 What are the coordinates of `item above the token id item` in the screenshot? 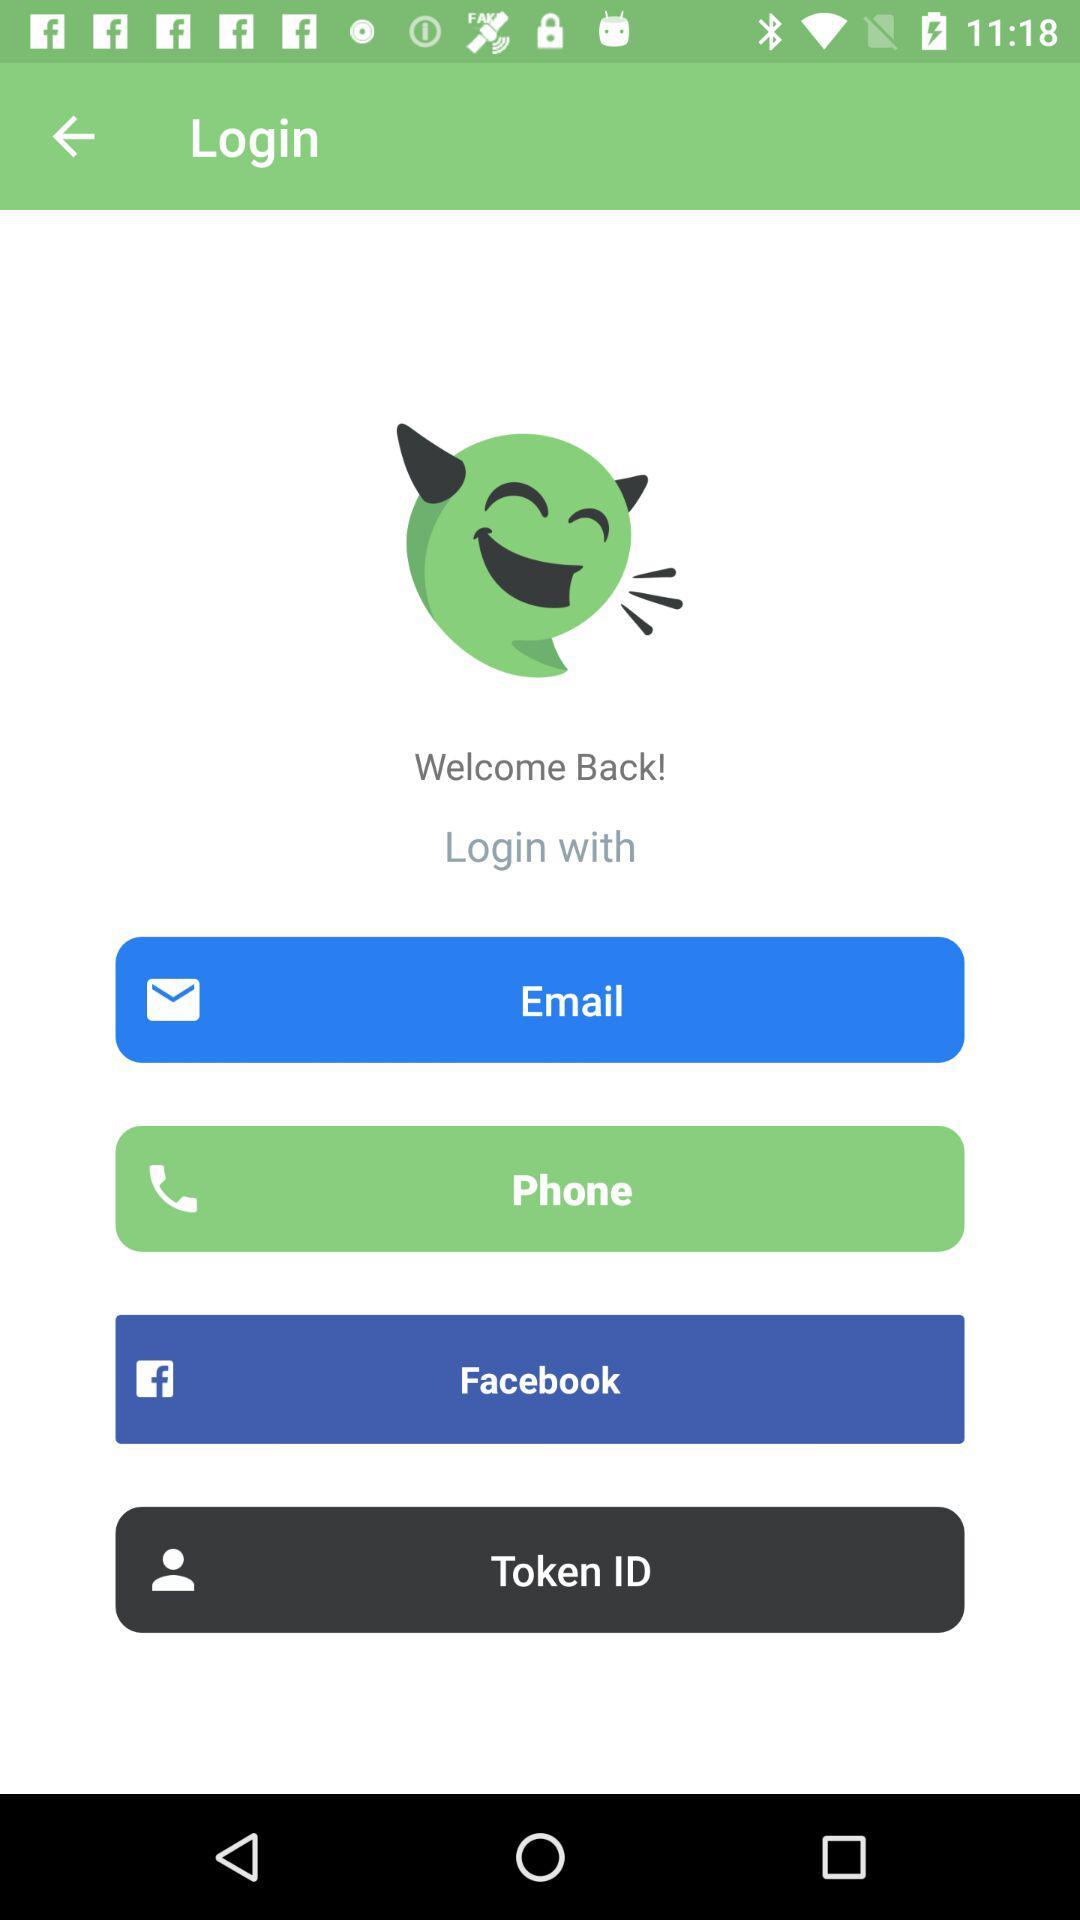 It's located at (540, 1378).